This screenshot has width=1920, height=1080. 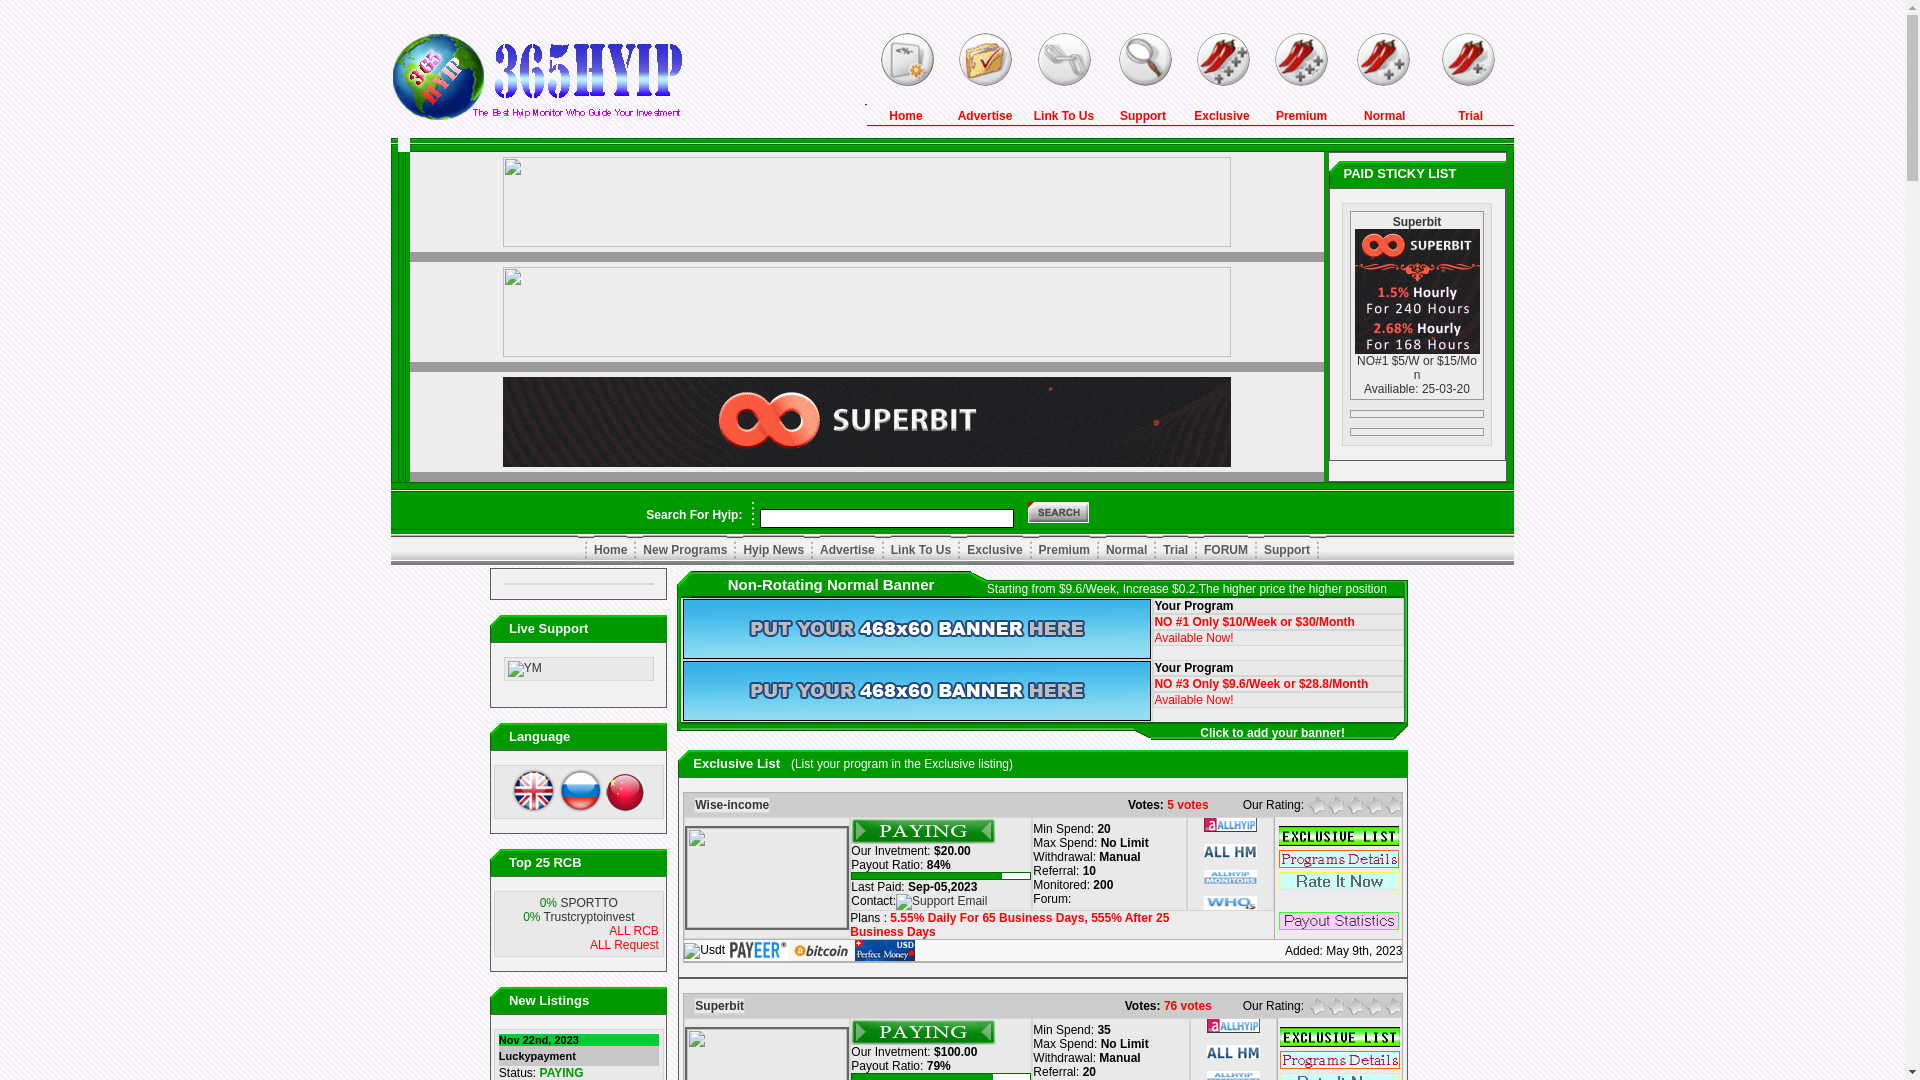 I want to click on 'Available Now!', so click(x=1193, y=637).